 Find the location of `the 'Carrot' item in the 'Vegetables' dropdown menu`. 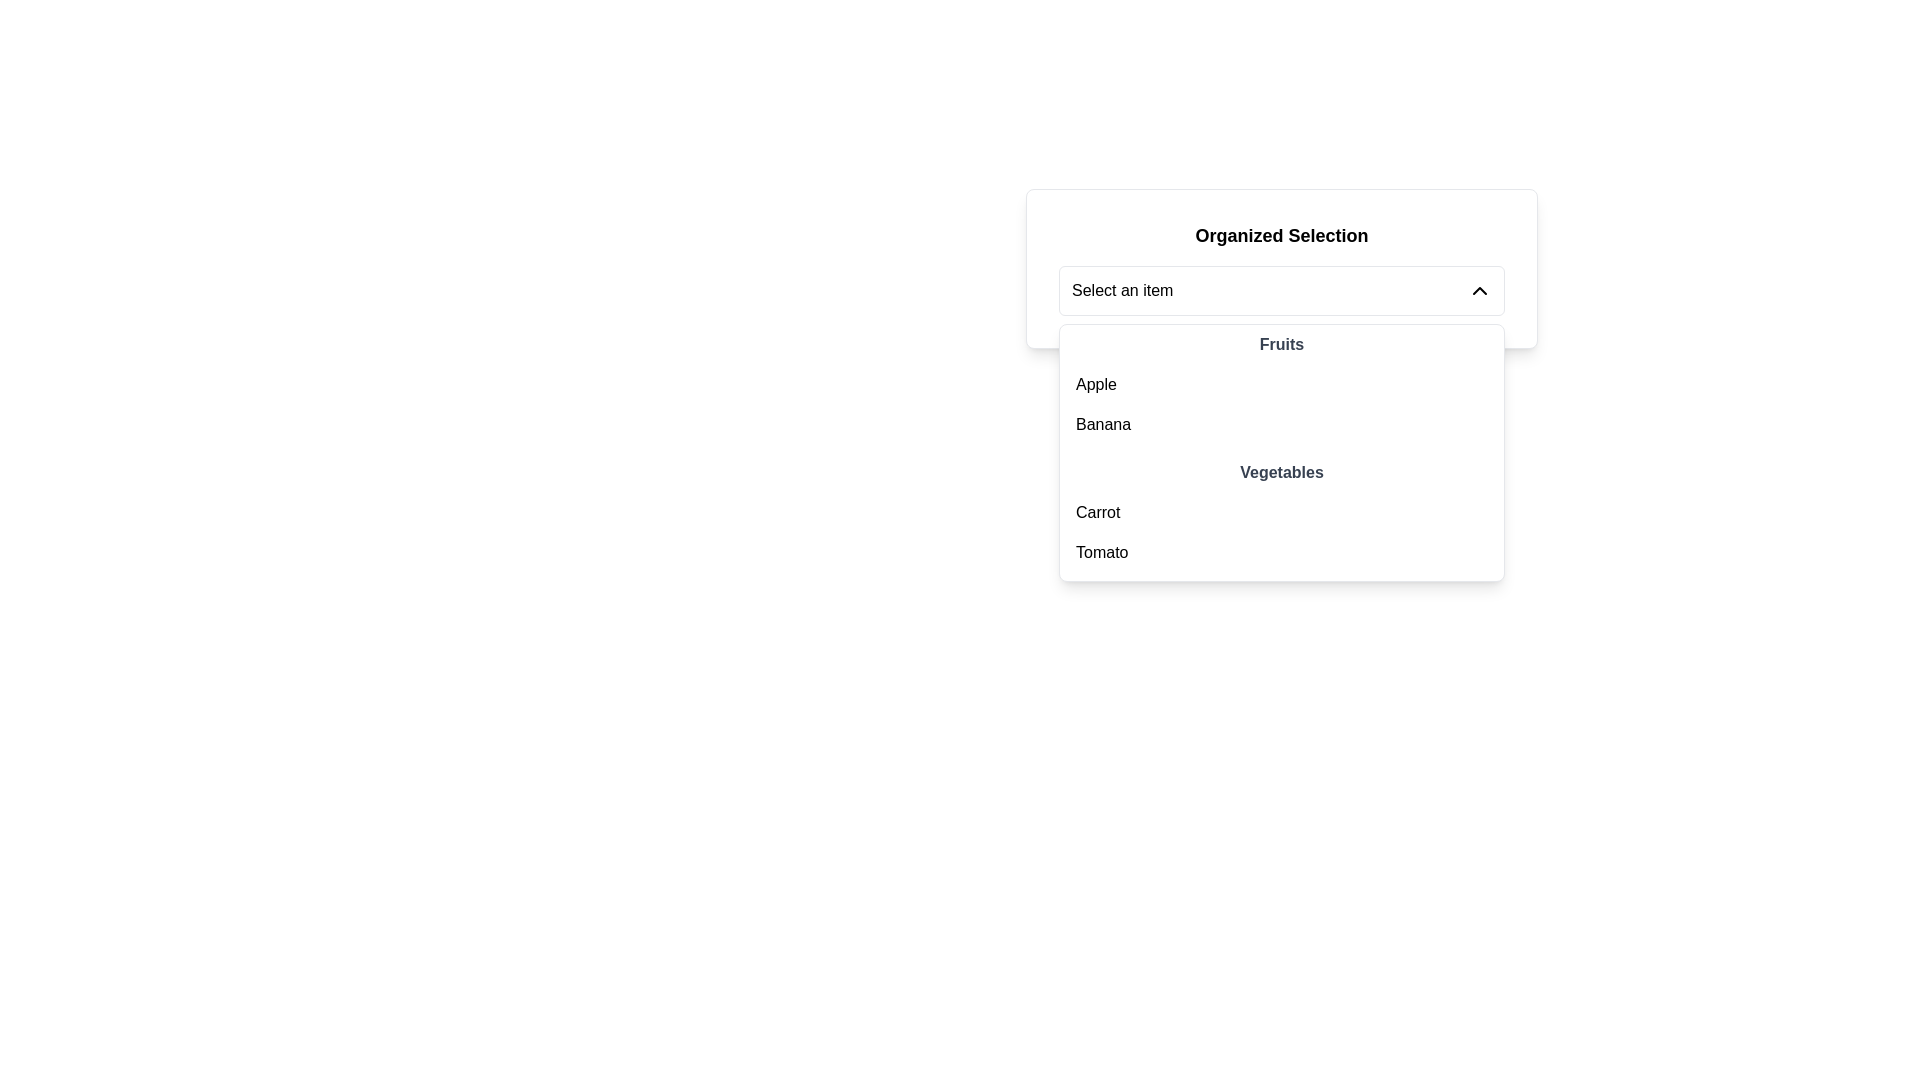

the 'Carrot' item in the 'Vegetables' dropdown menu is located at coordinates (1281, 515).